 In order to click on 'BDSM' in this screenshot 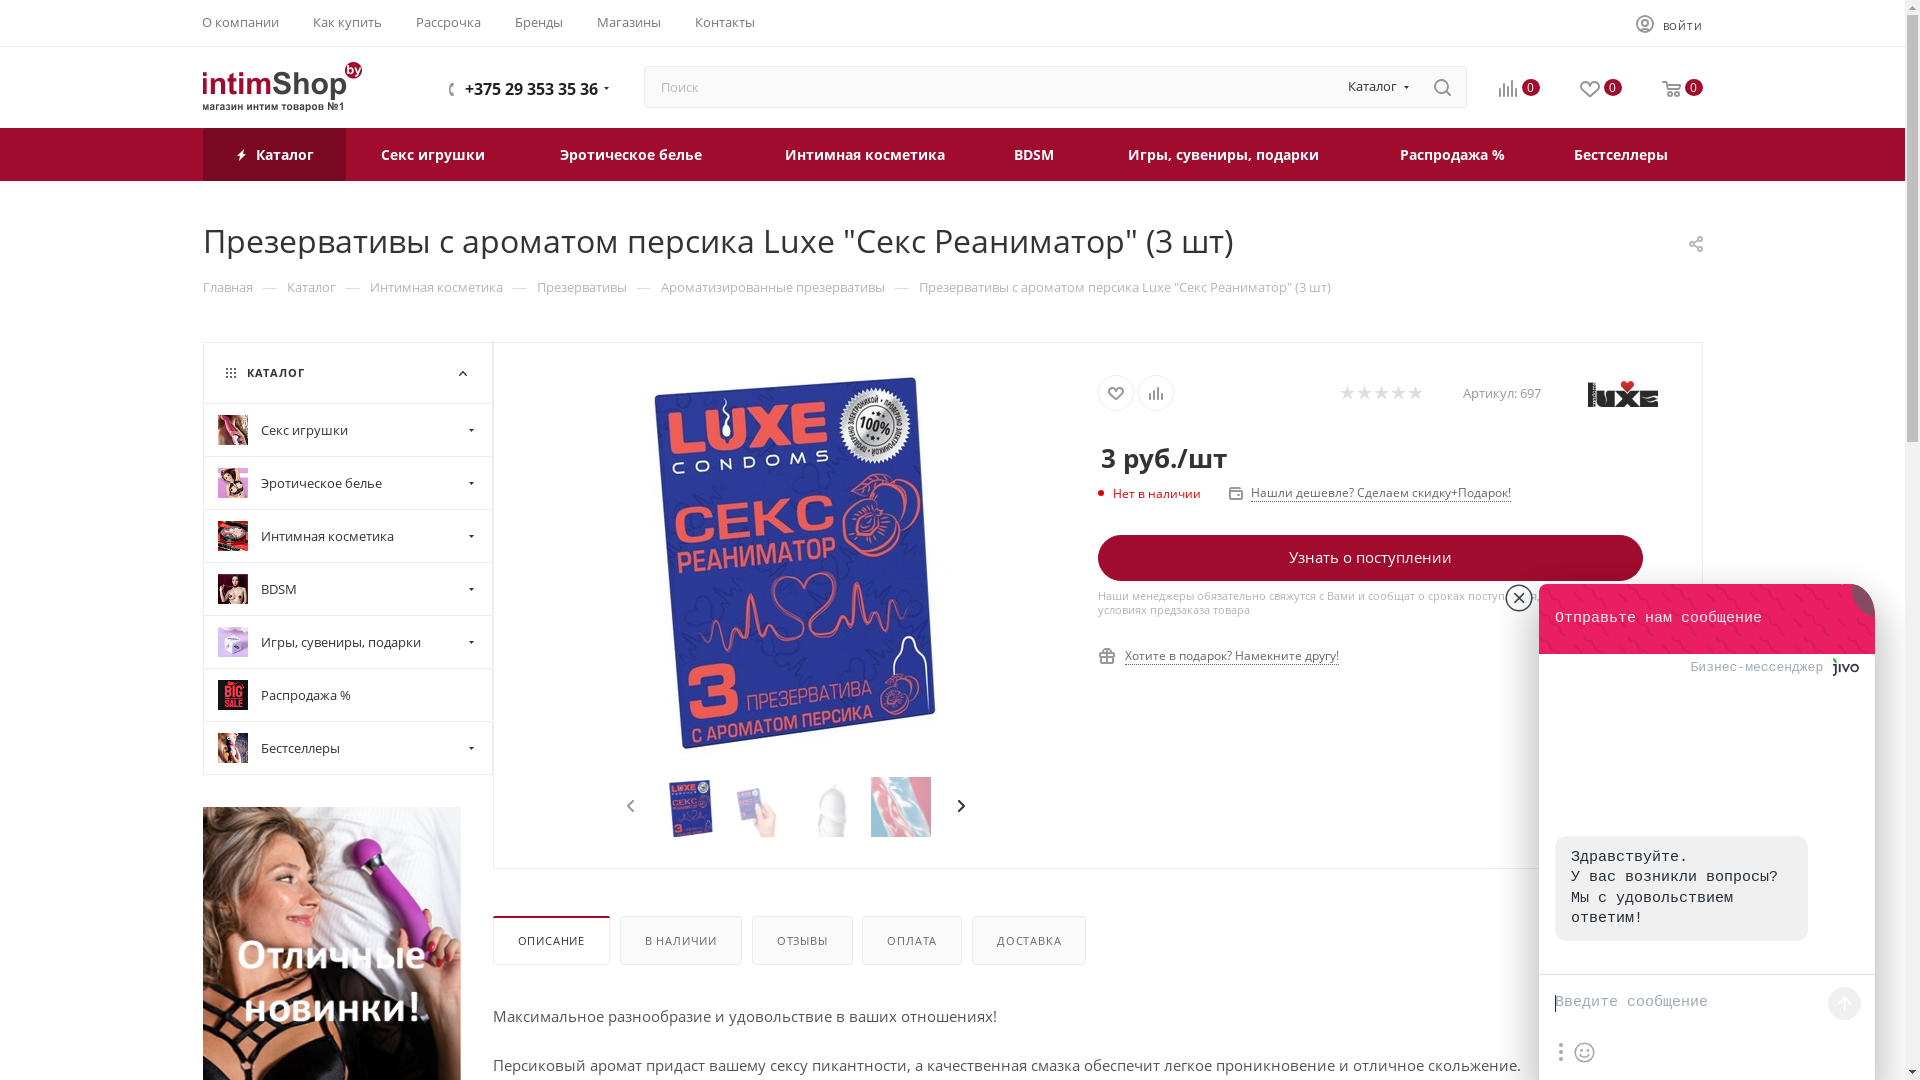, I will do `click(1034, 153)`.